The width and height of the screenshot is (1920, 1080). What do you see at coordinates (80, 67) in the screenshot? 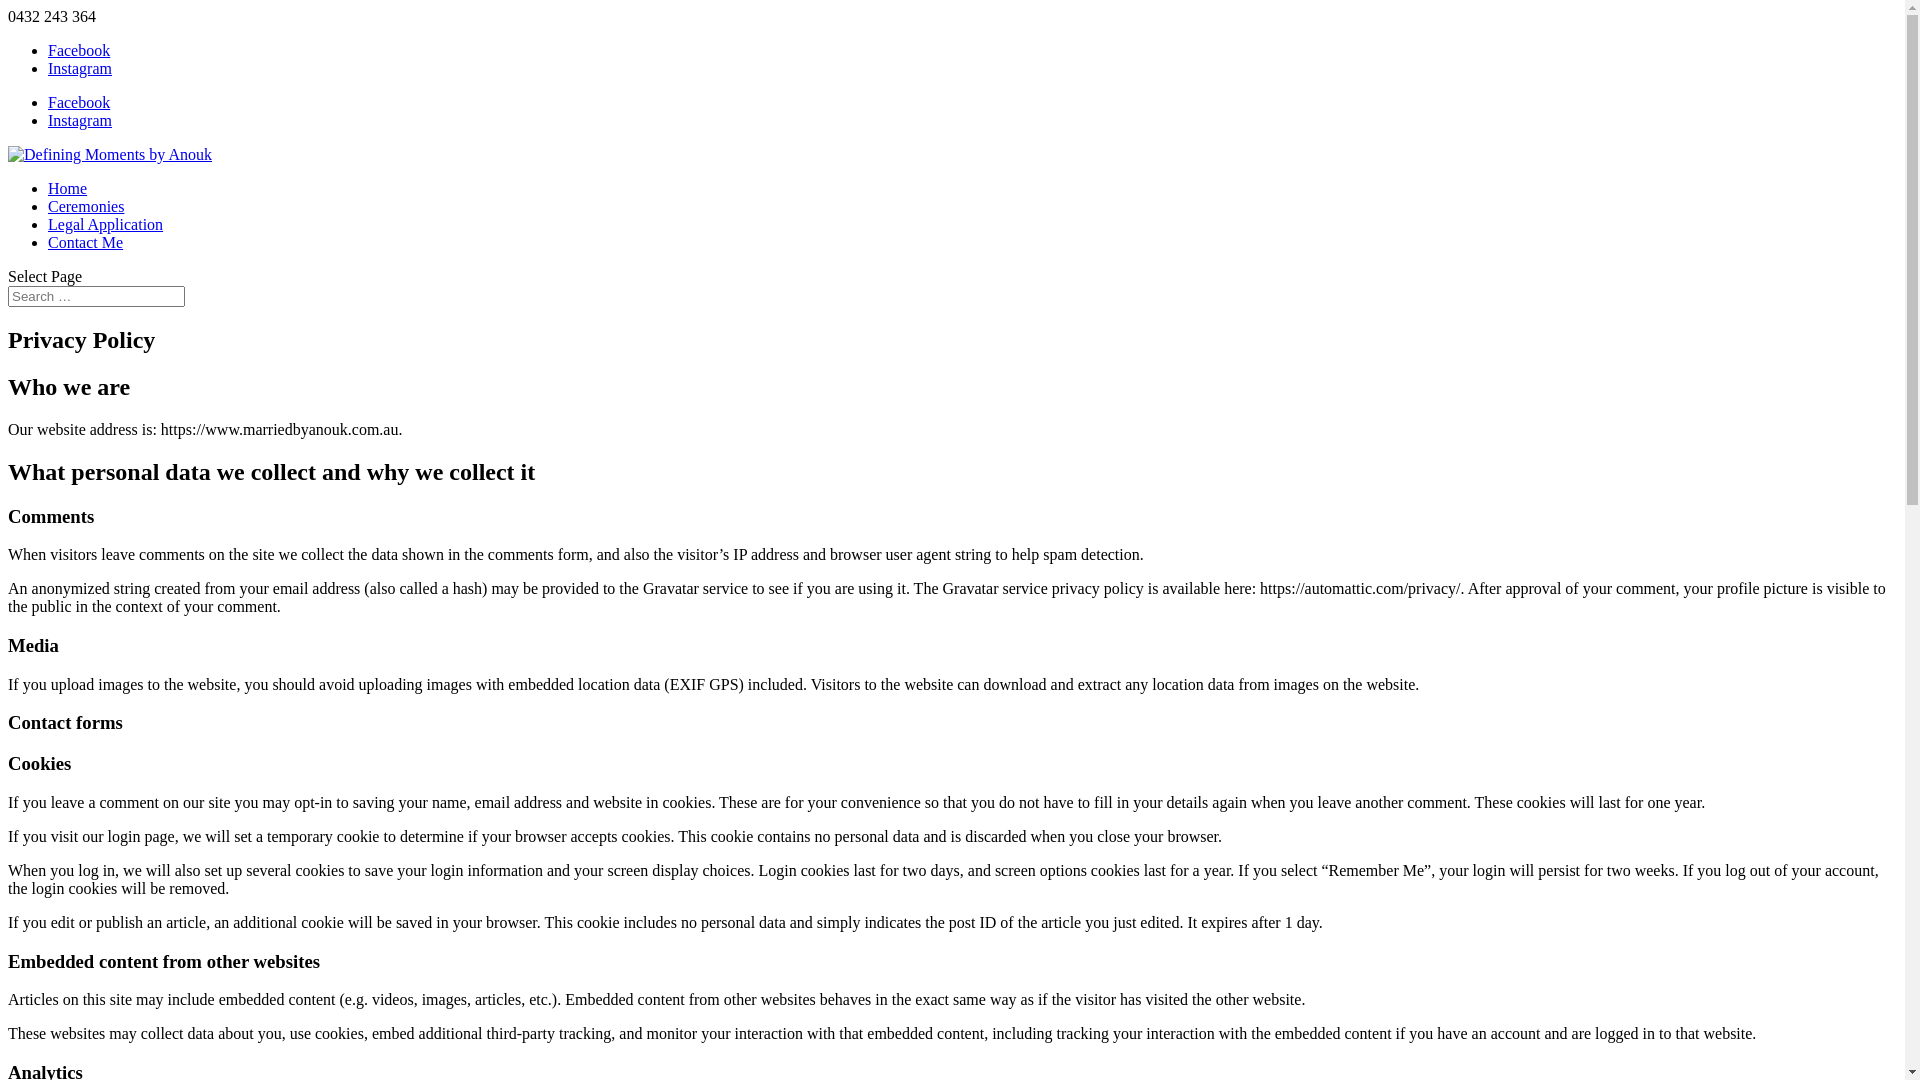
I see `'Instagram'` at bounding box center [80, 67].